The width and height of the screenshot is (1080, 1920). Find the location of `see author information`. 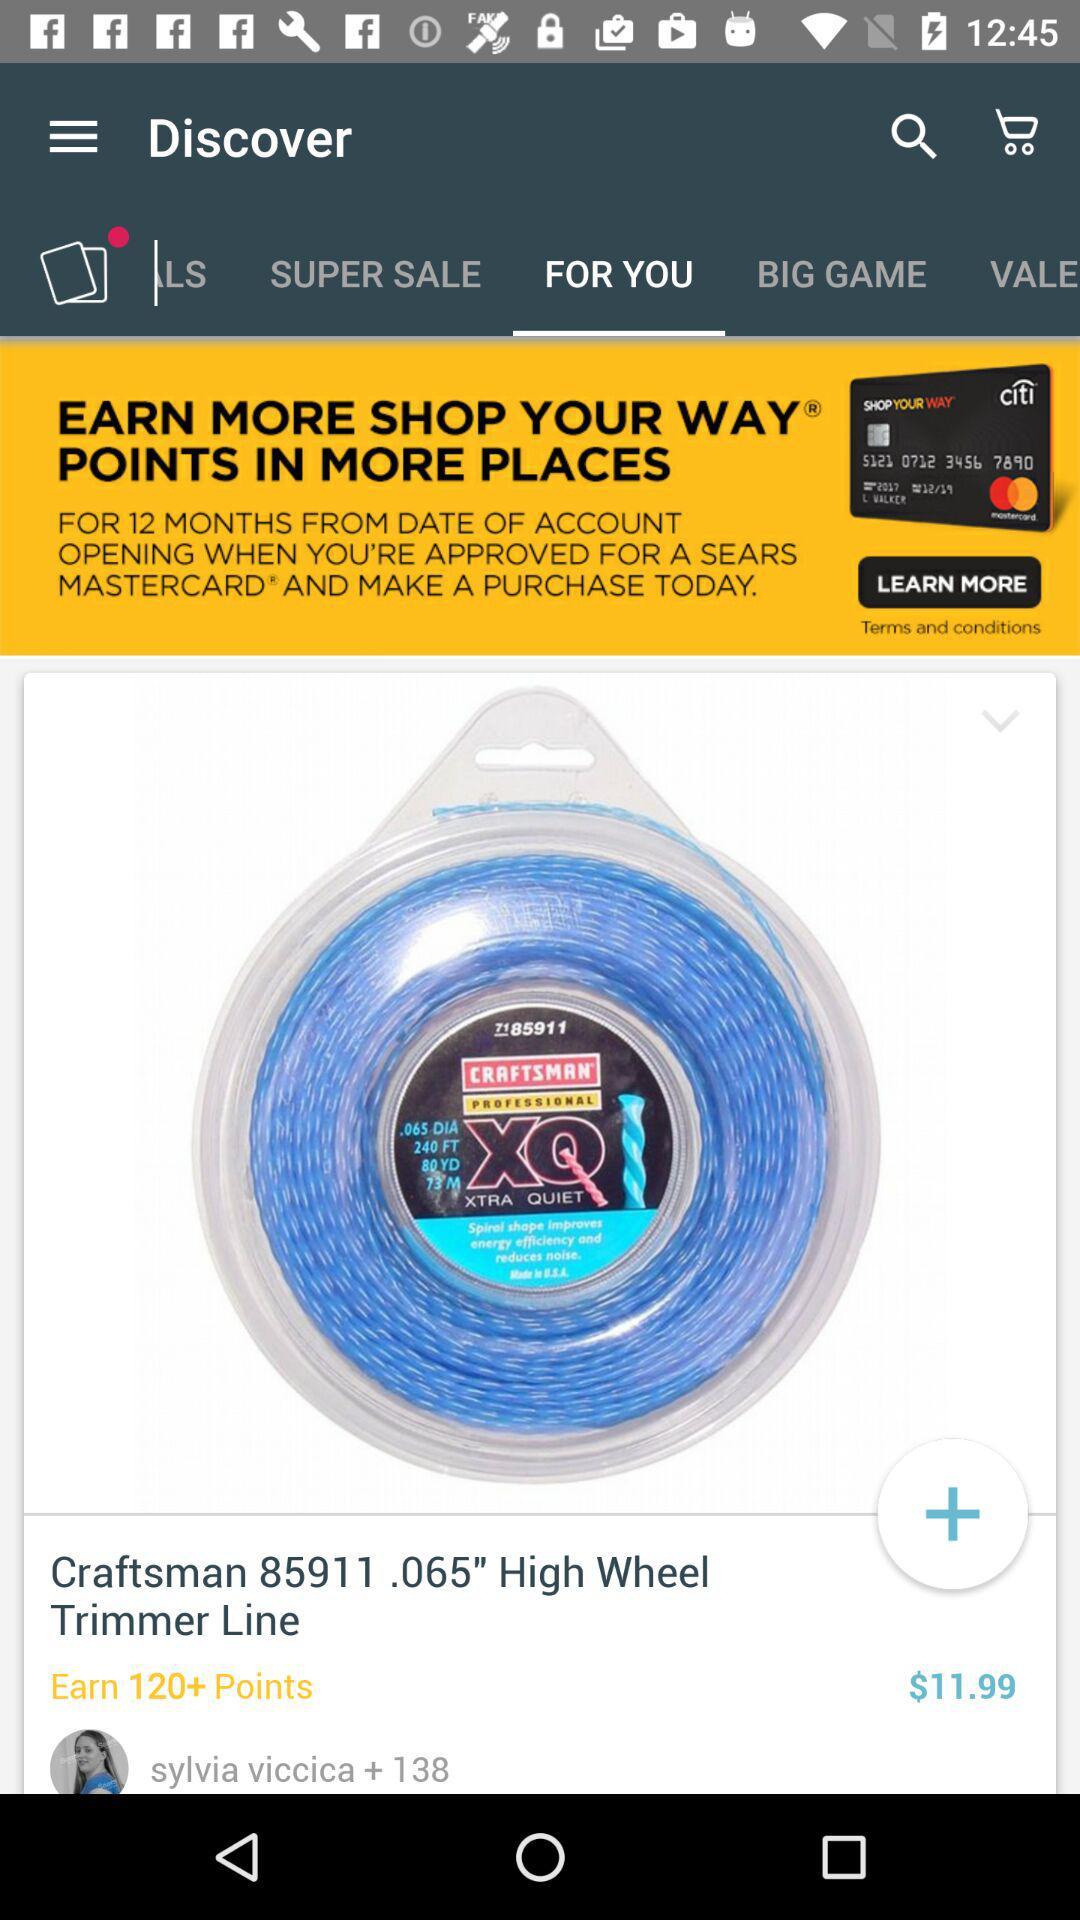

see author information is located at coordinates (88, 1761).